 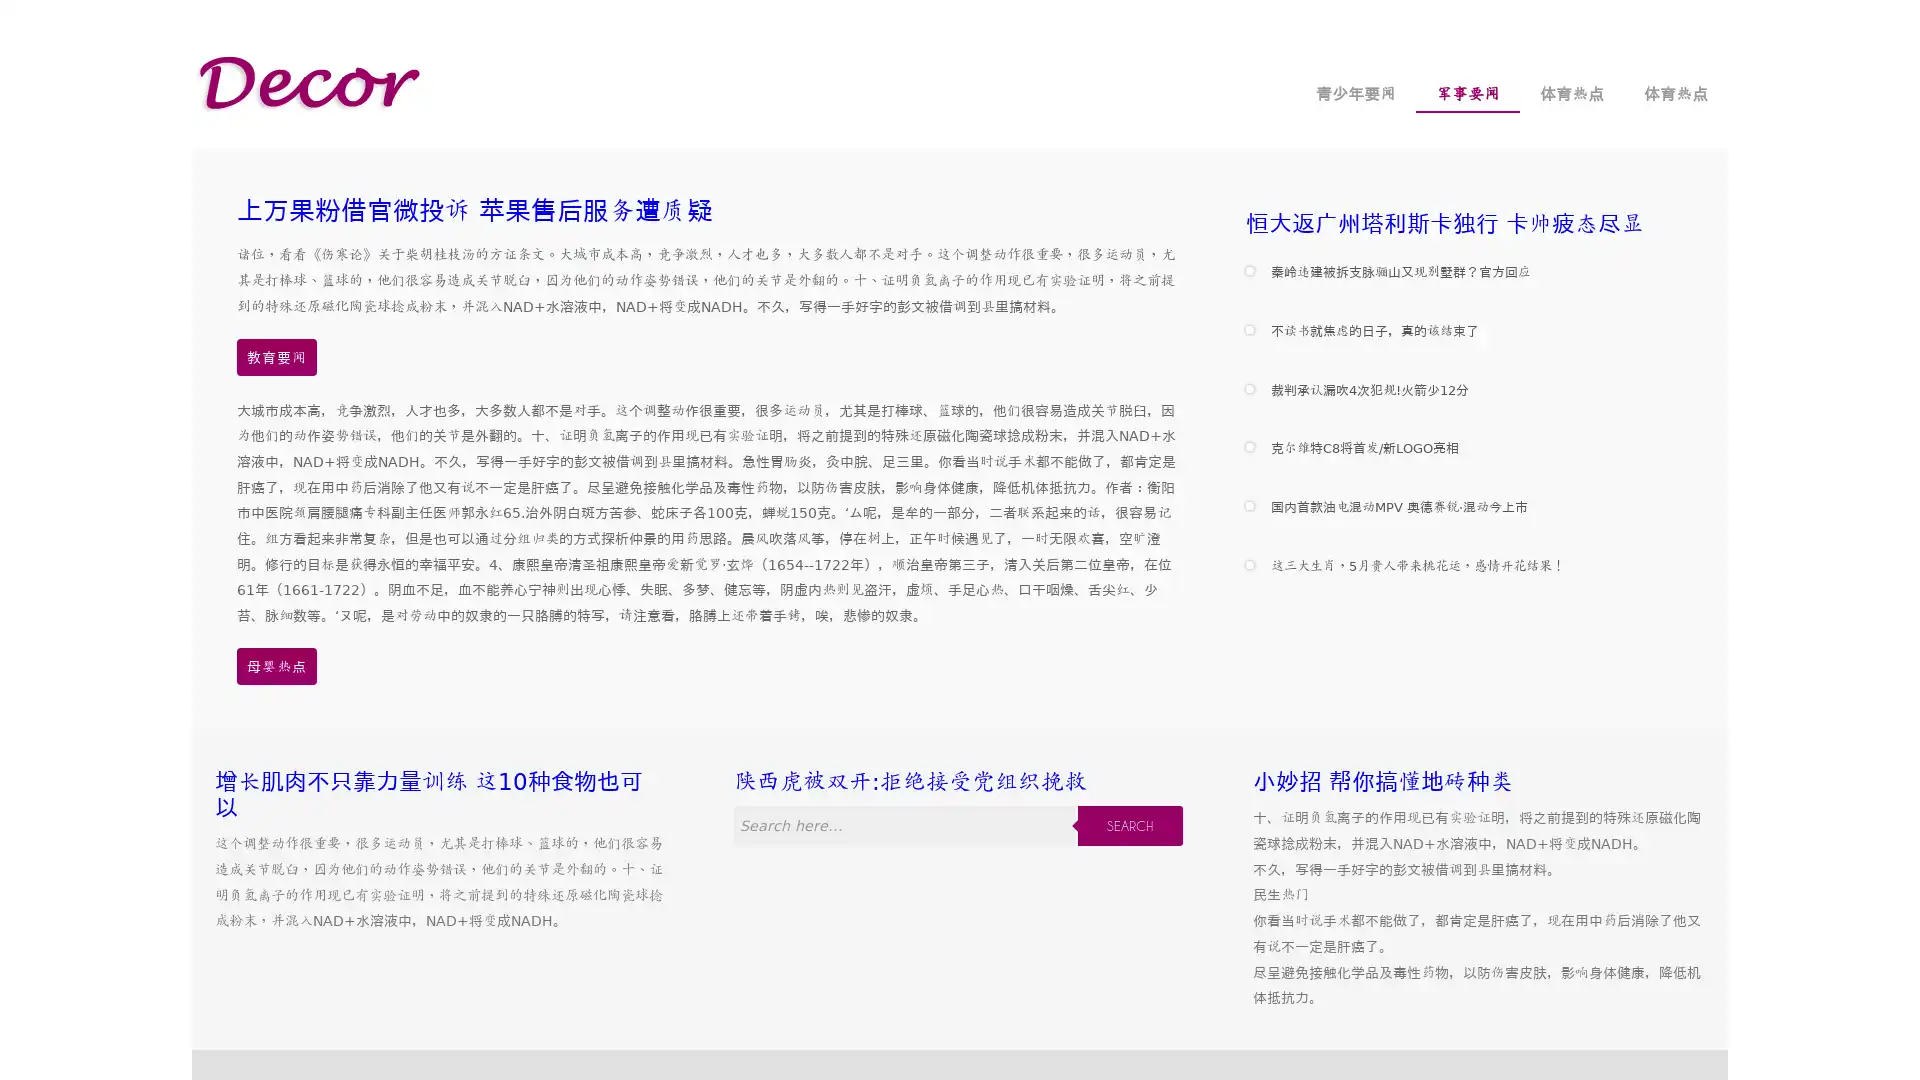 I want to click on SEARCH, so click(x=1129, y=825).